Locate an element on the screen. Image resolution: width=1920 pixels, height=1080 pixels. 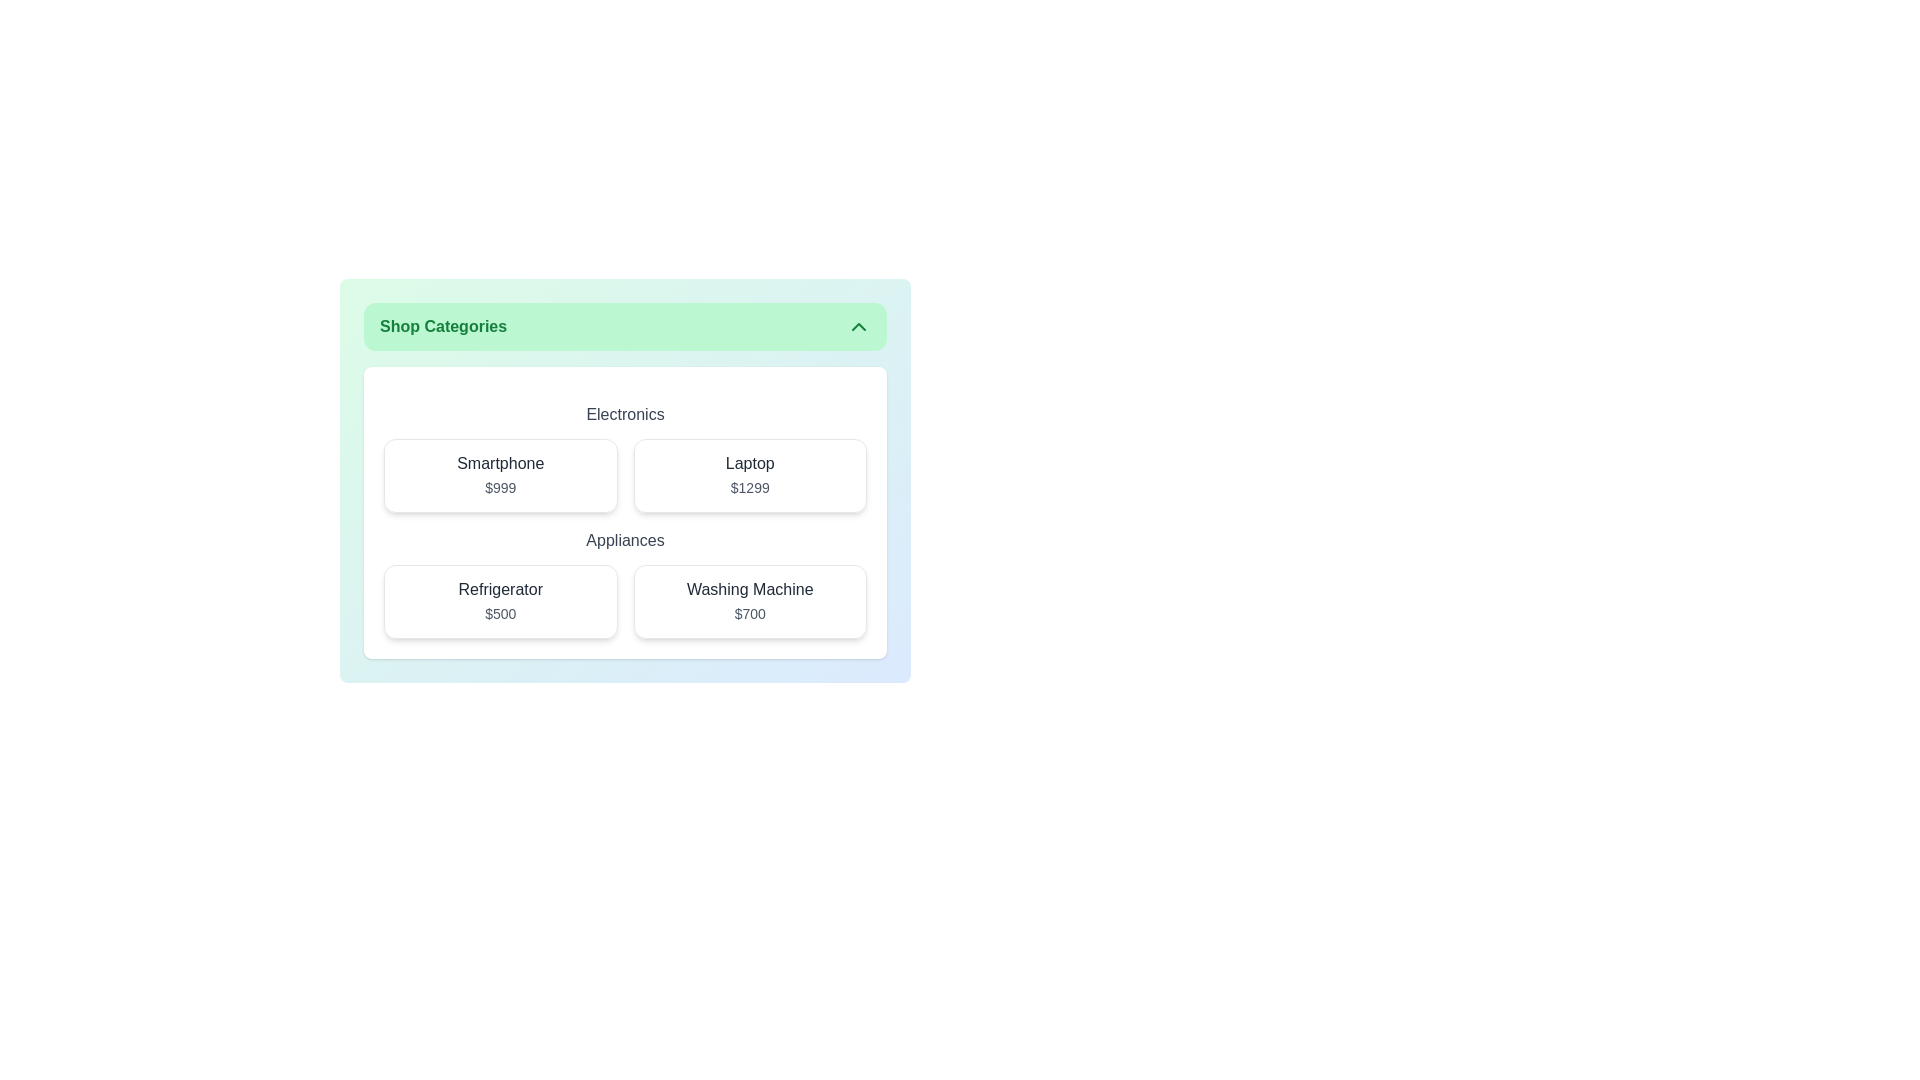
the price label located below the 'Washing Machine' label in the bottom-right section of the grid layout under the 'Appliances' category is located at coordinates (749, 612).